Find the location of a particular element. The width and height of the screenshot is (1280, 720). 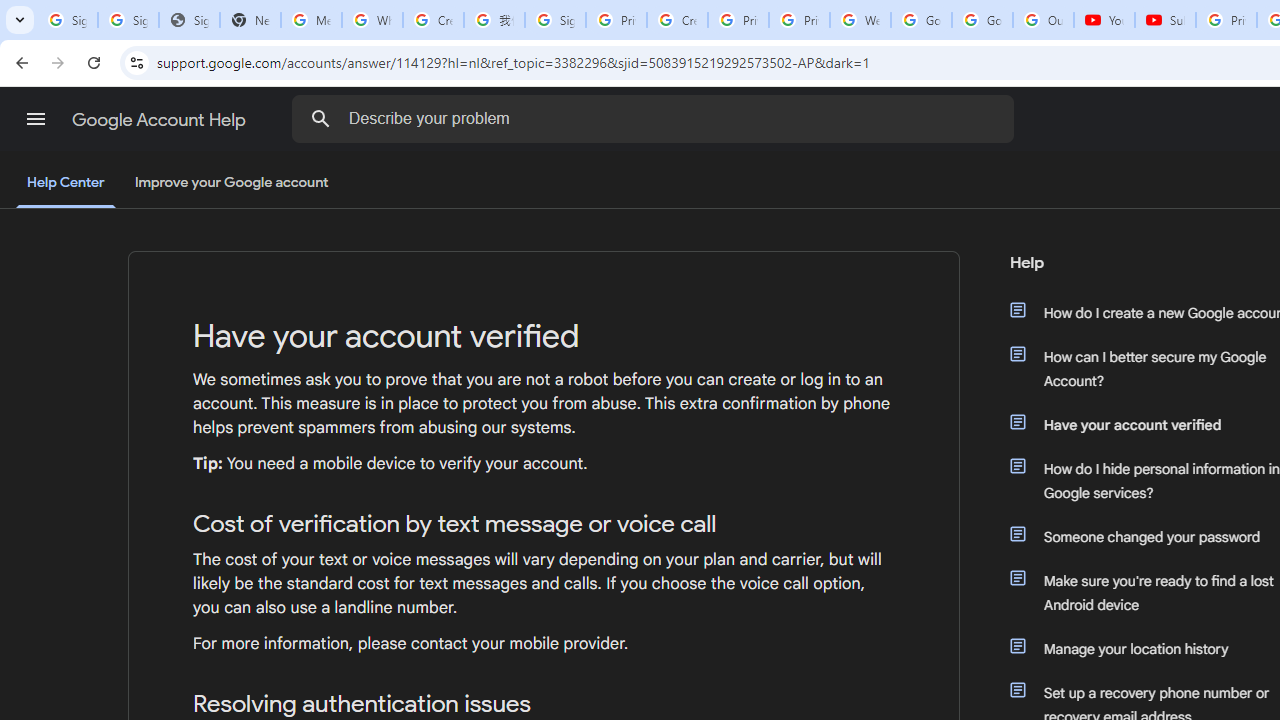

'Search the Help Center' is located at coordinates (320, 118).